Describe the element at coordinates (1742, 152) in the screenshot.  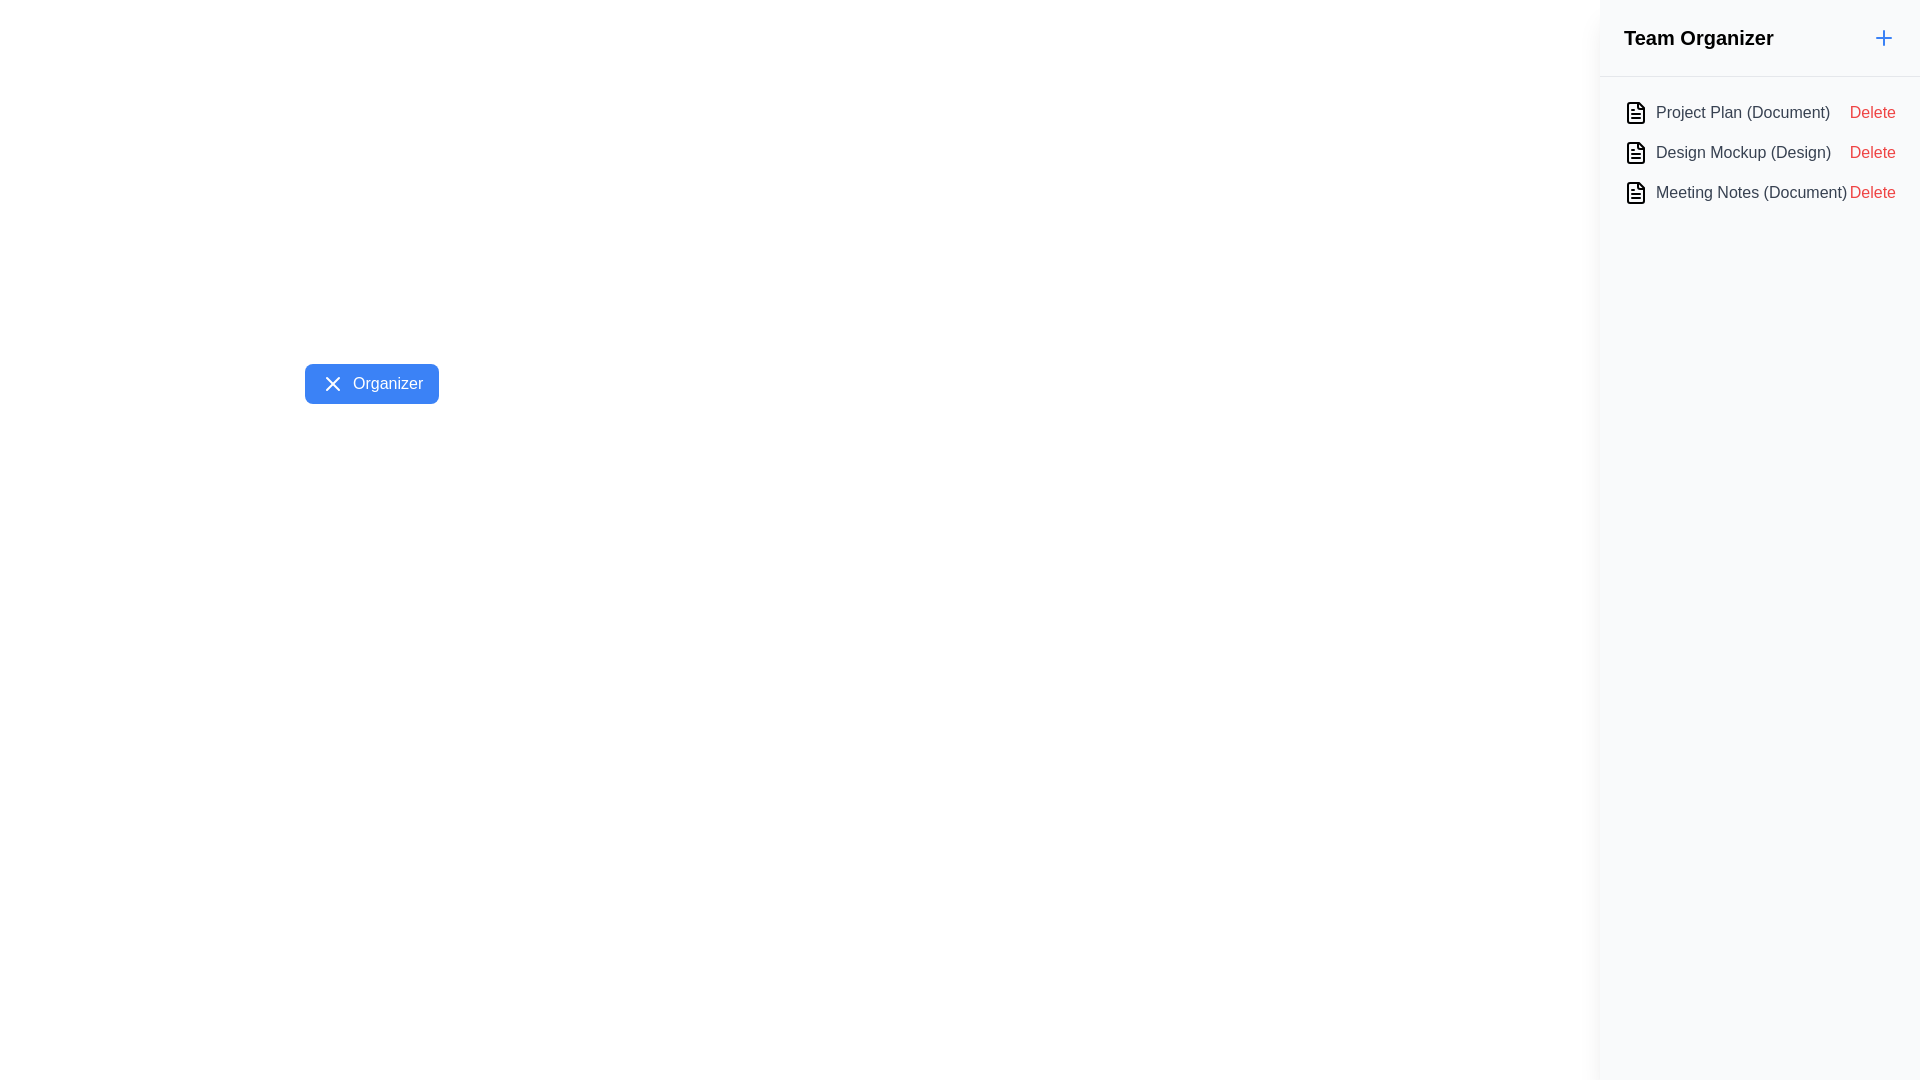
I see `the Text Label that identifies or labels a design mockup document within the application interface, which is positioned next to a document icon` at that location.